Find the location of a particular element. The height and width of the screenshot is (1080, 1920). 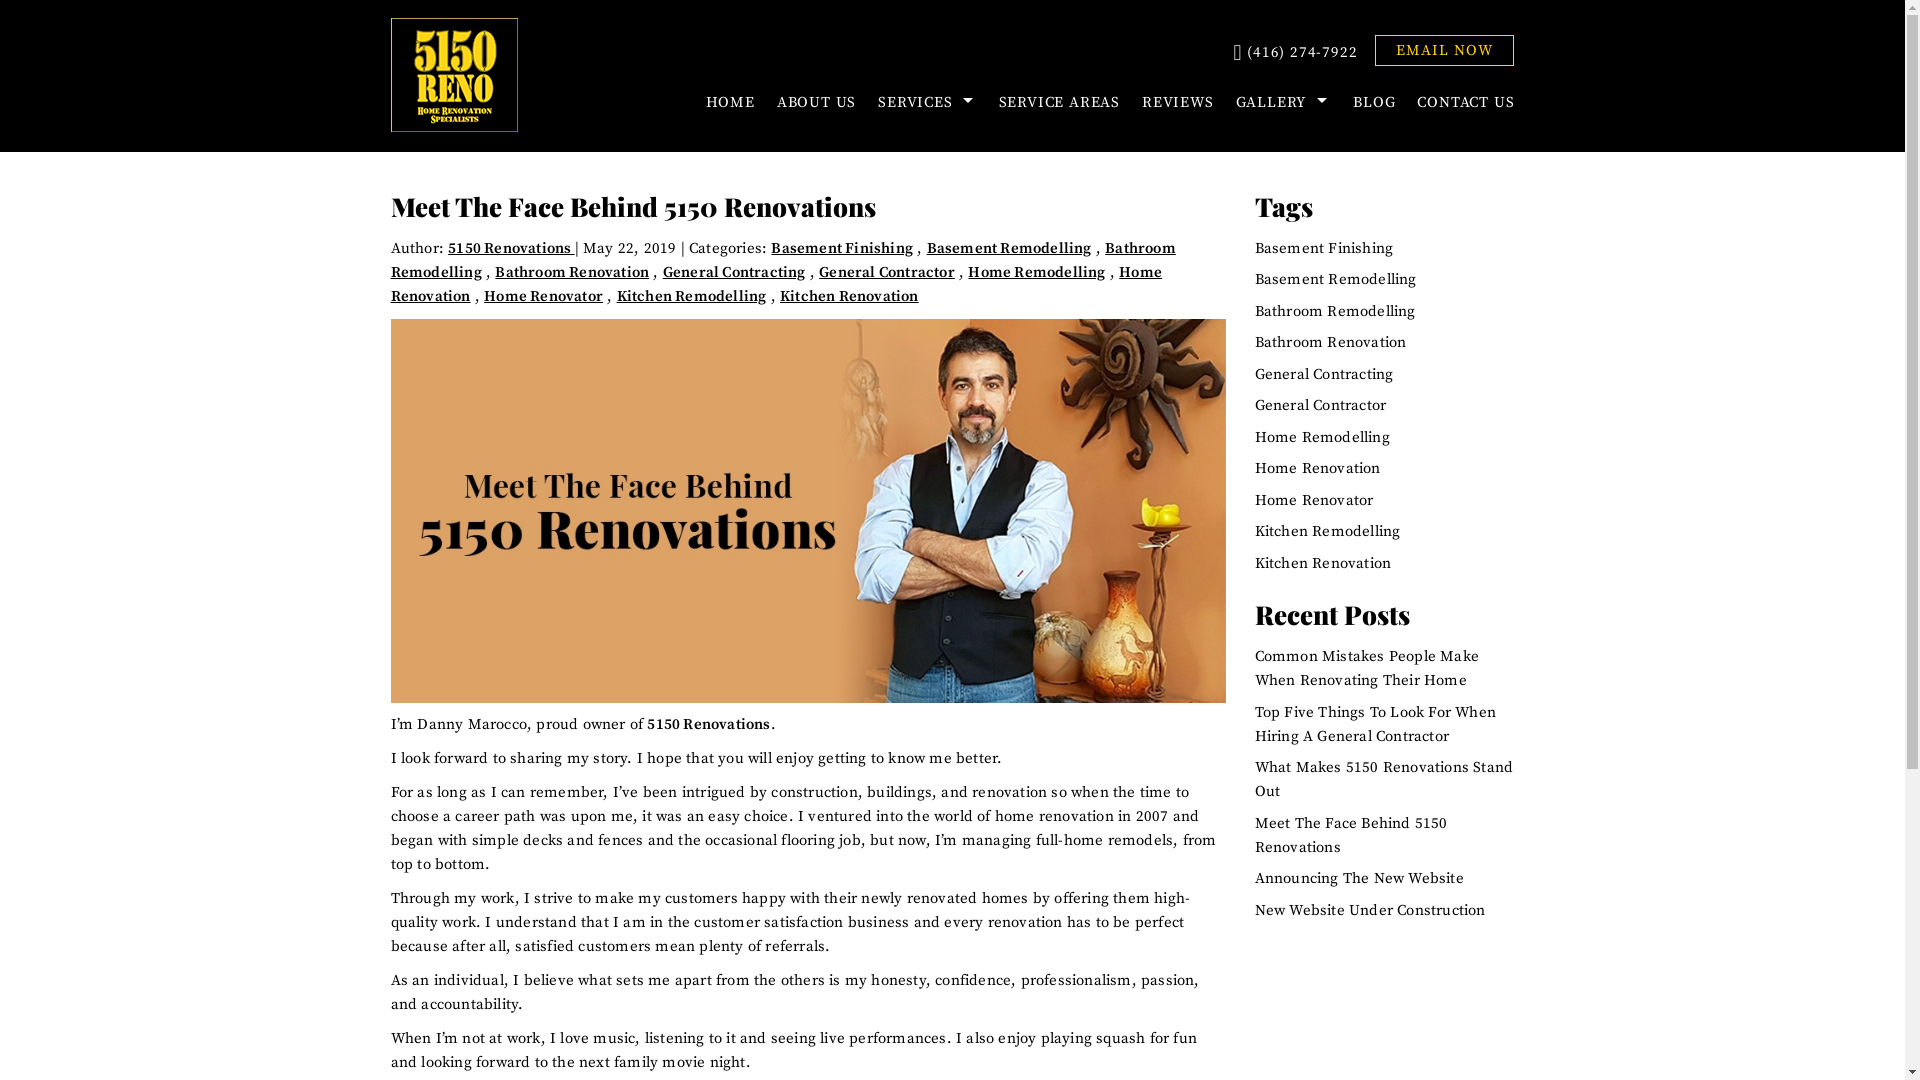

'BLOG' is located at coordinates (1372, 102).